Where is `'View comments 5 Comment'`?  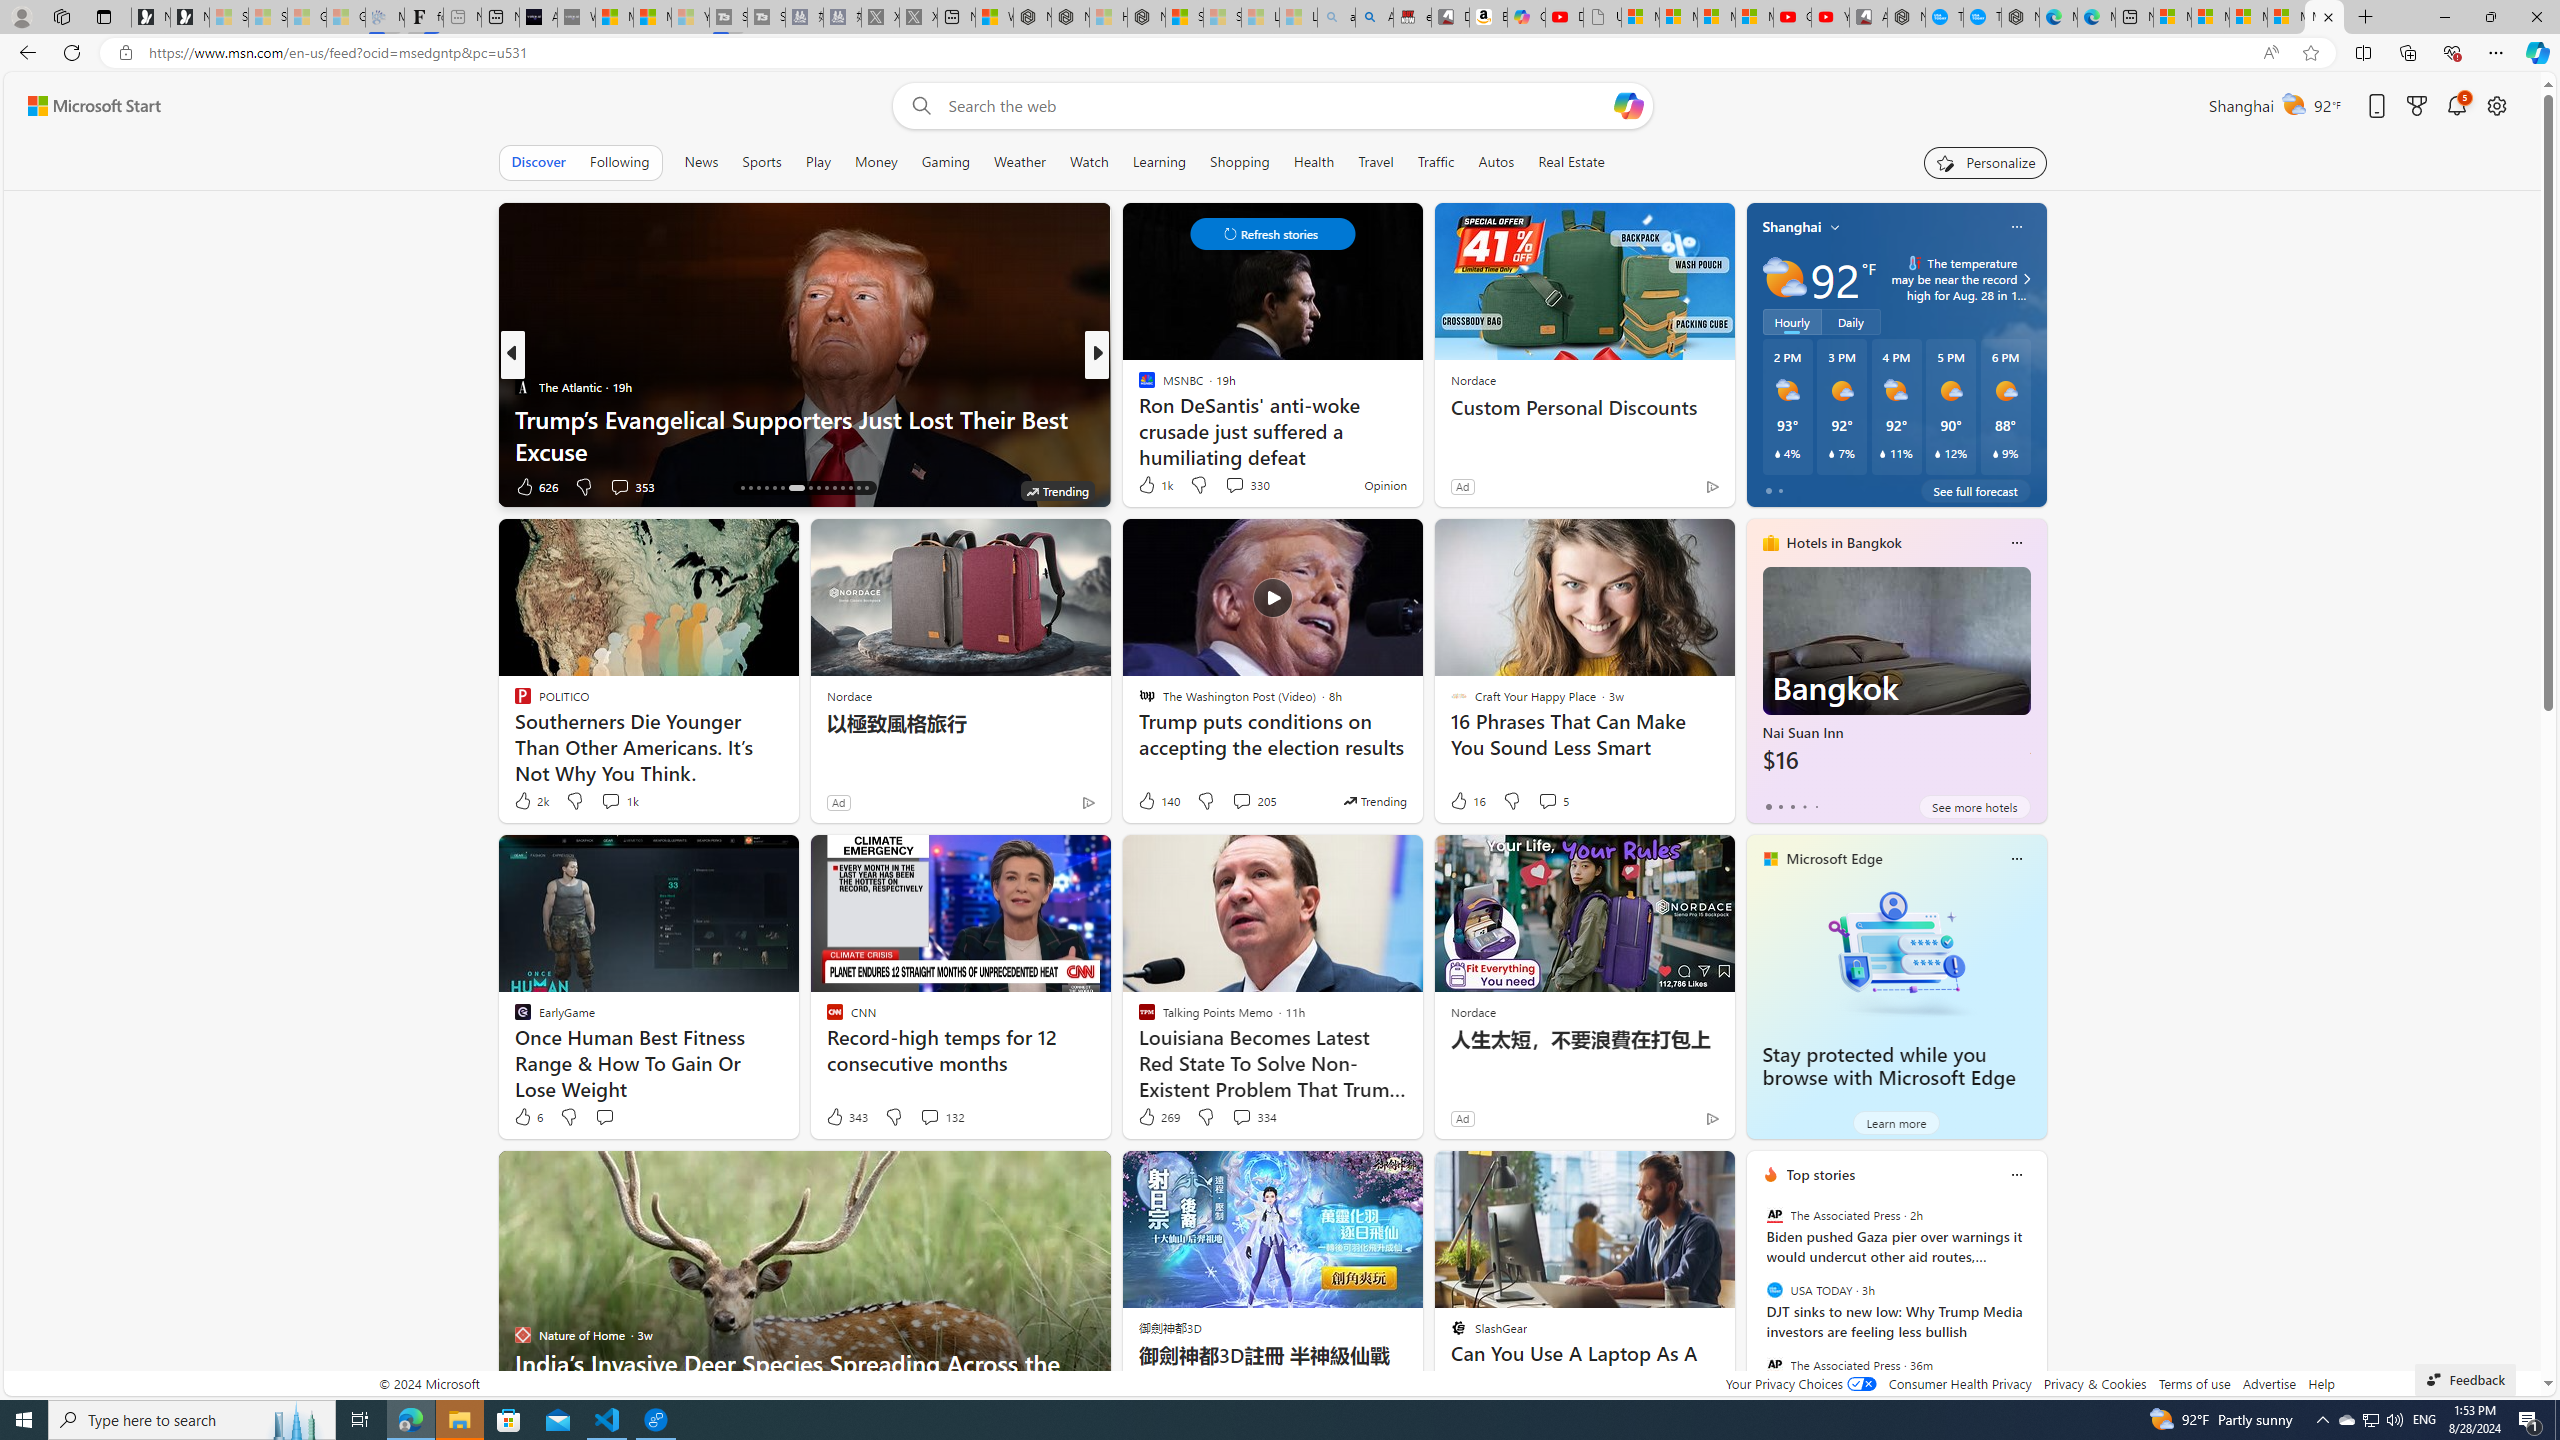
'View comments 5 Comment' is located at coordinates (1552, 800).